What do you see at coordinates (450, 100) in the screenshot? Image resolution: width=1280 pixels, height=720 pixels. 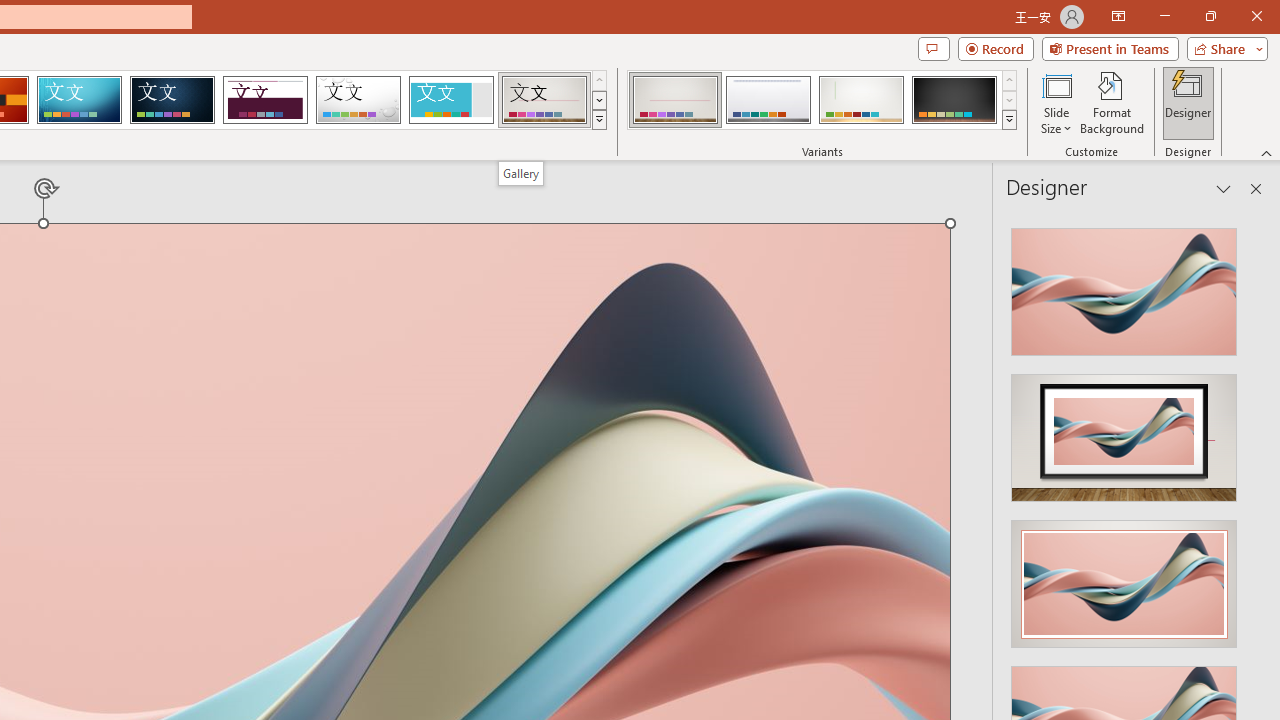 I see `'Frame'` at bounding box center [450, 100].